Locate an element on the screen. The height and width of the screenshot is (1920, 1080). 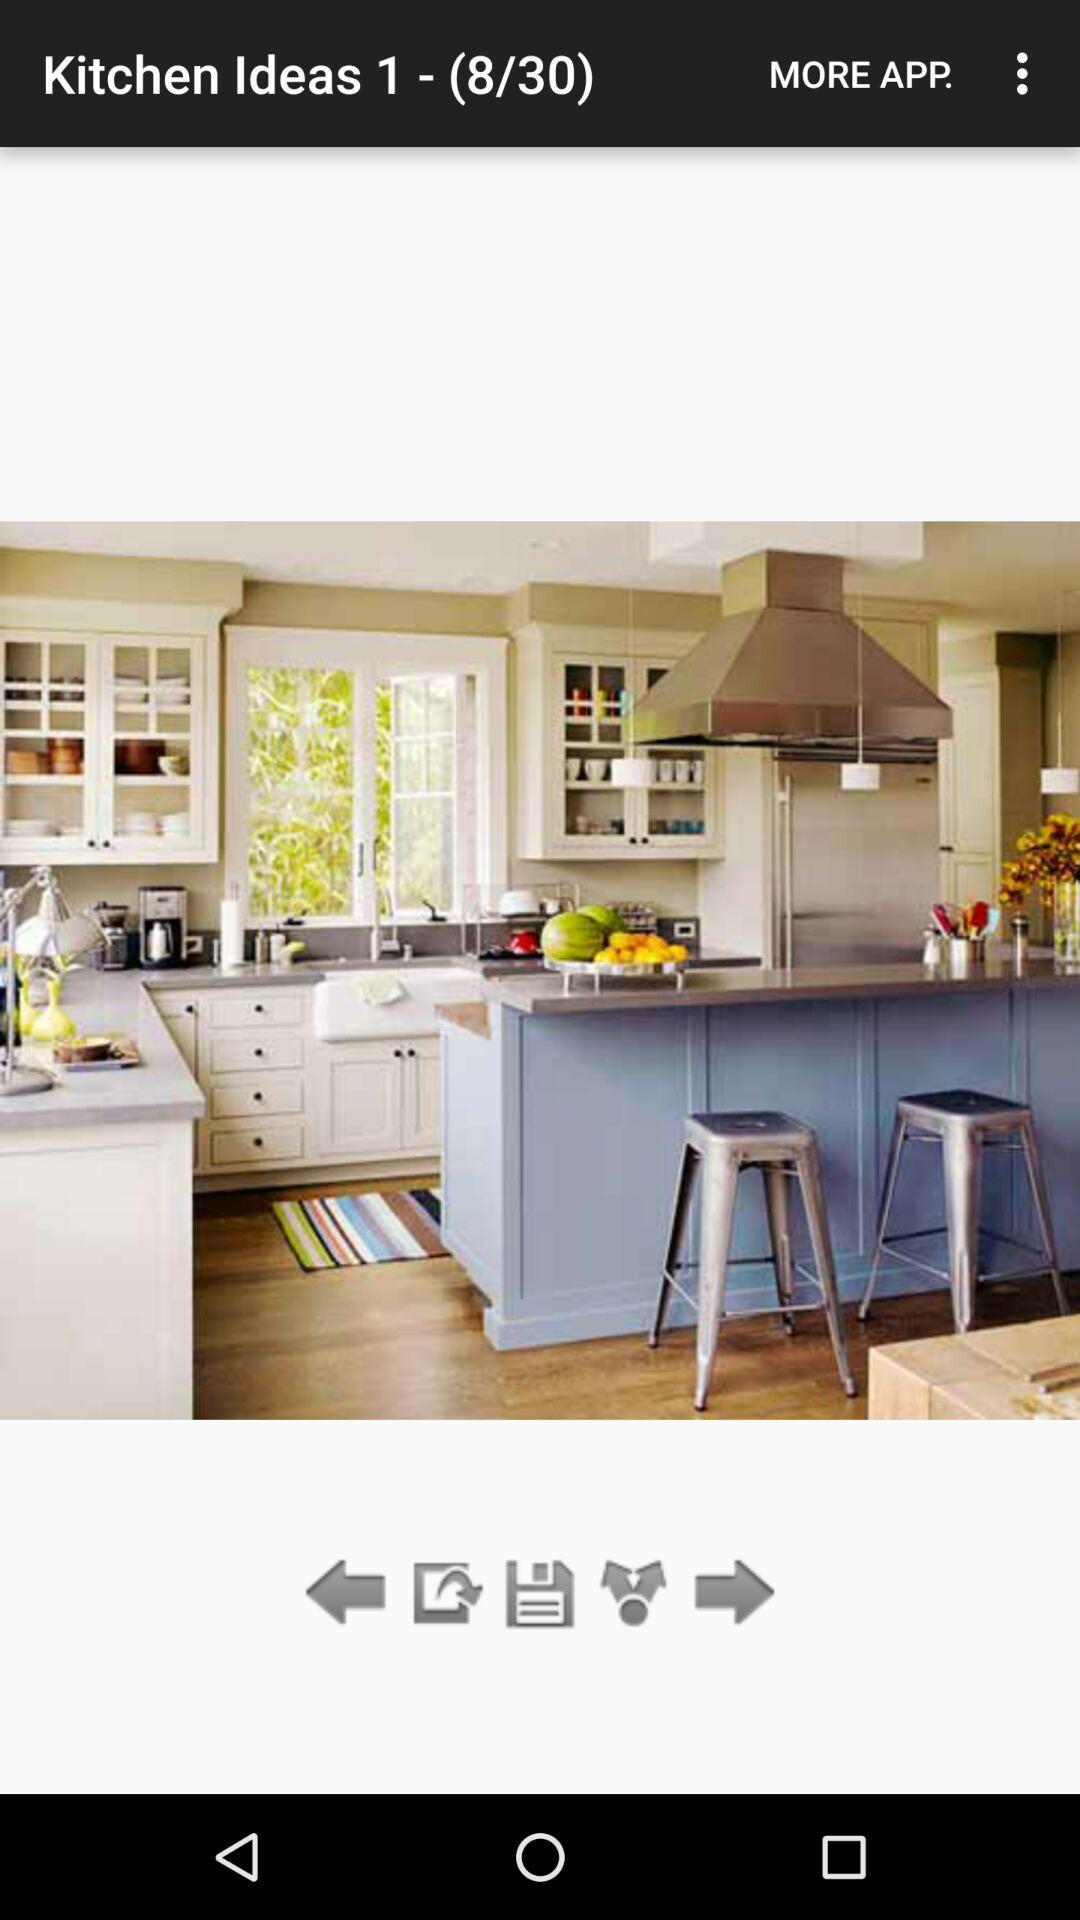
the arrow_forward icon is located at coordinates (729, 1593).